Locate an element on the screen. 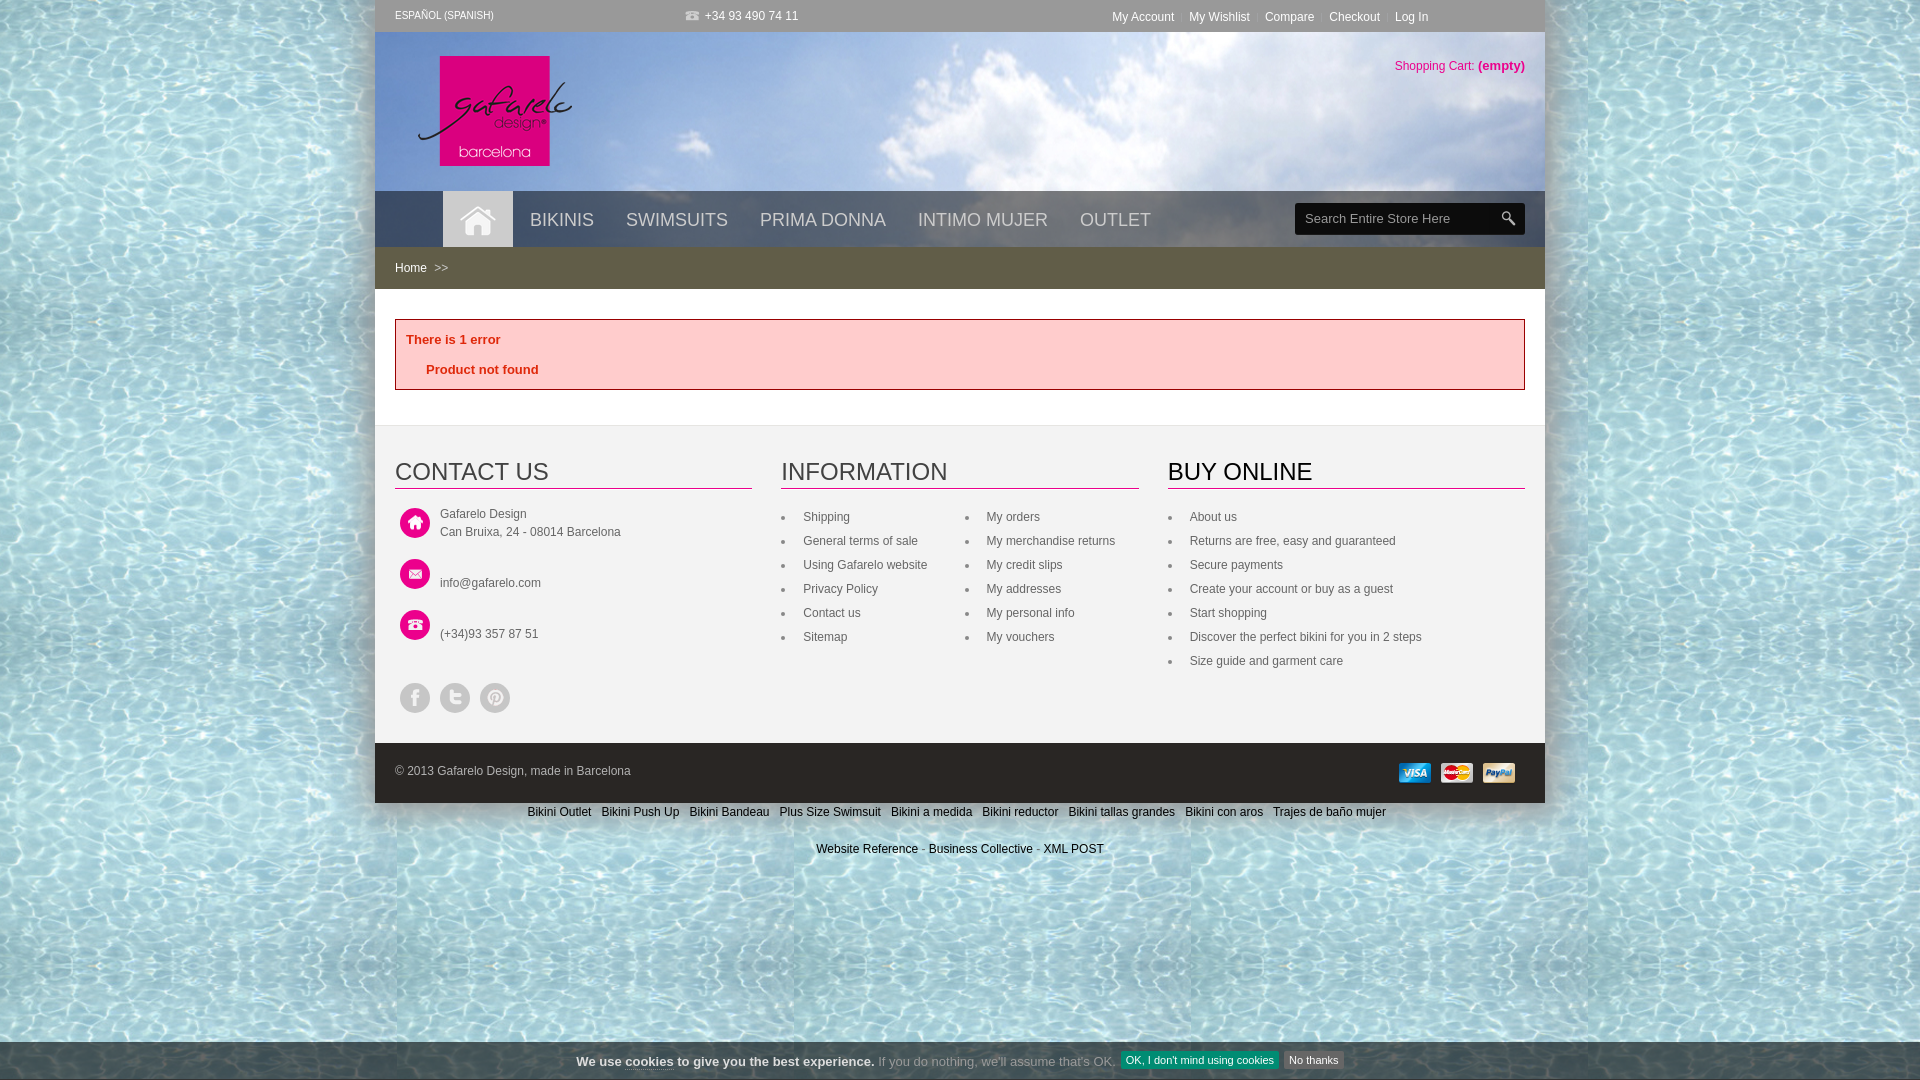 The height and width of the screenshot is (1080, 1920). 'BIKINIS' is located at coordinates (514, 219).